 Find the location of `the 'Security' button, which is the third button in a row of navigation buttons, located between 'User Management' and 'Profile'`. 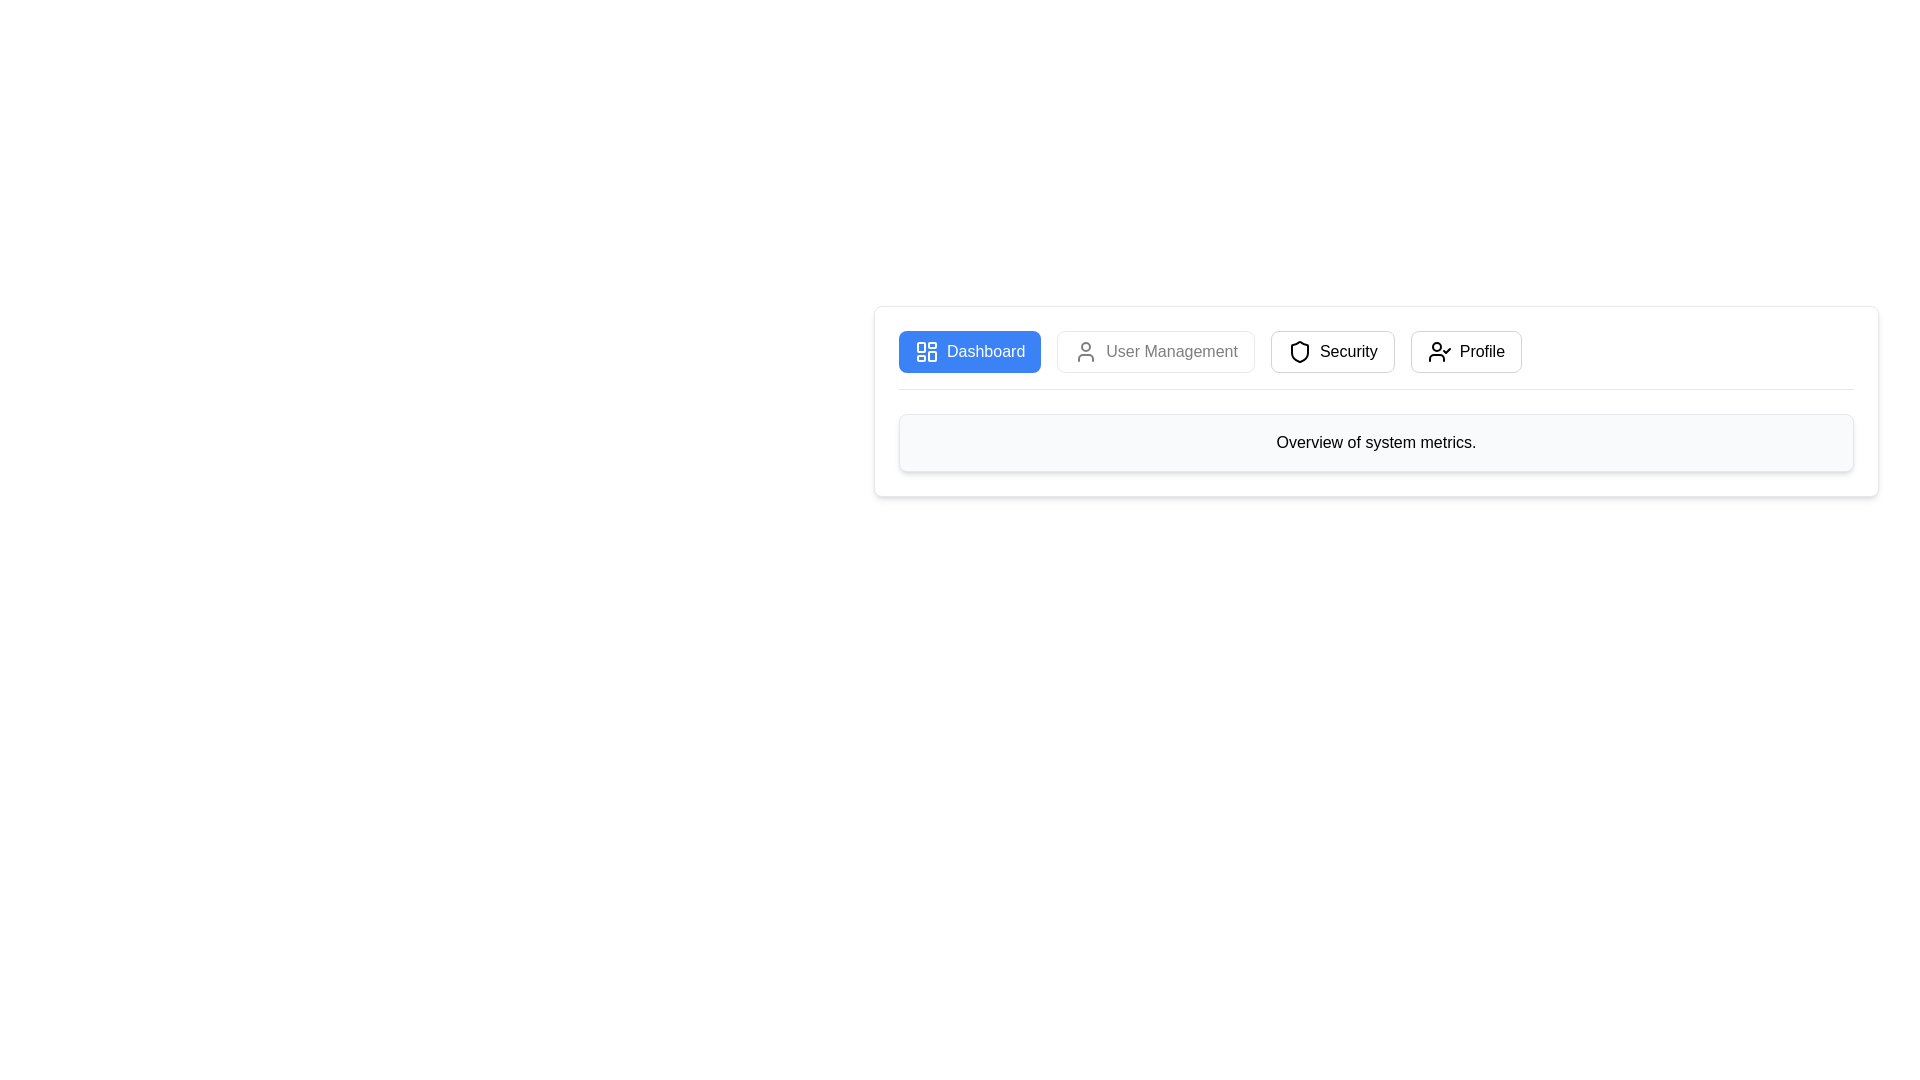

the 'Security' button, which is the third button in a row of navigation buttons, located between 'User Management' and 'Profile' is located at coordinates (1332, 350).